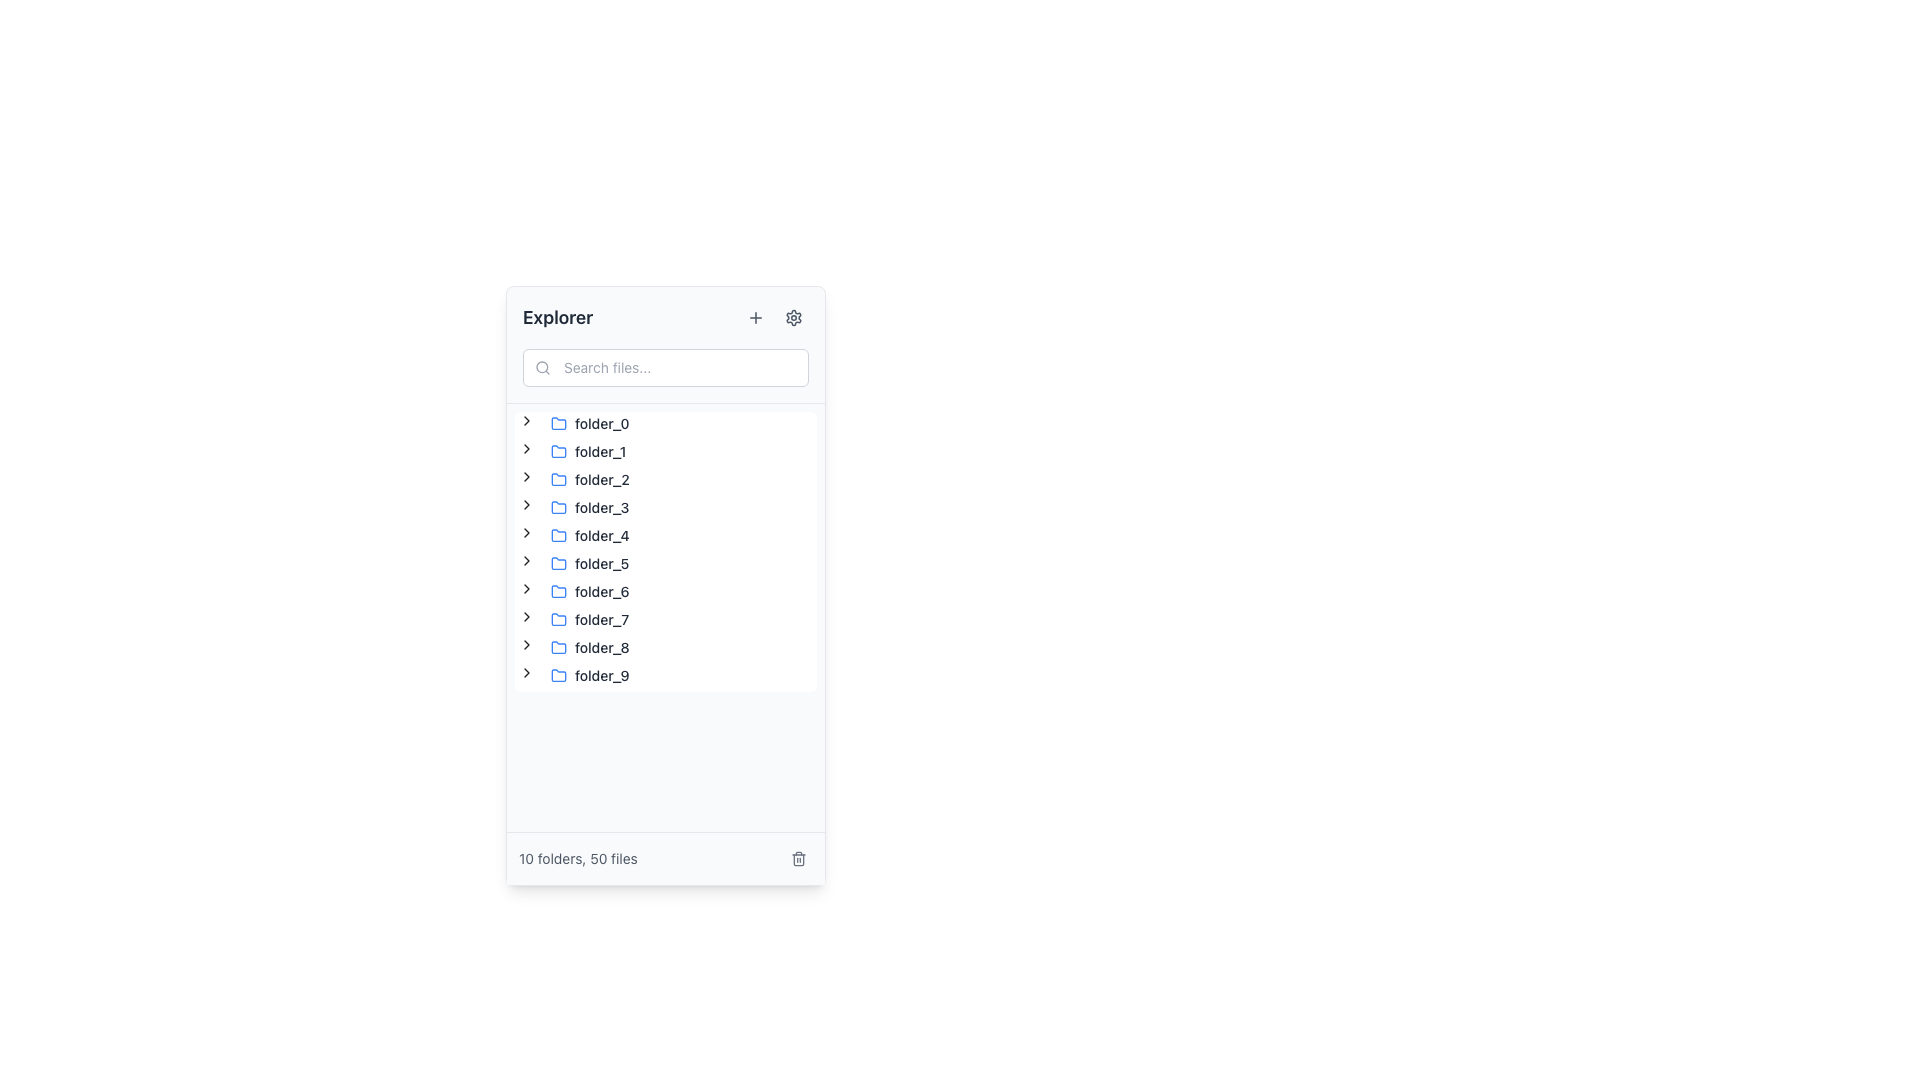 The width and height of the screenshot is (1920, 1080). What do you see at coordinates (527, 447) in the screenshot?
I see `the toggle button with the chevron icon next to 'folder_1' in the explorer panel` at bounding box center [527, 447].